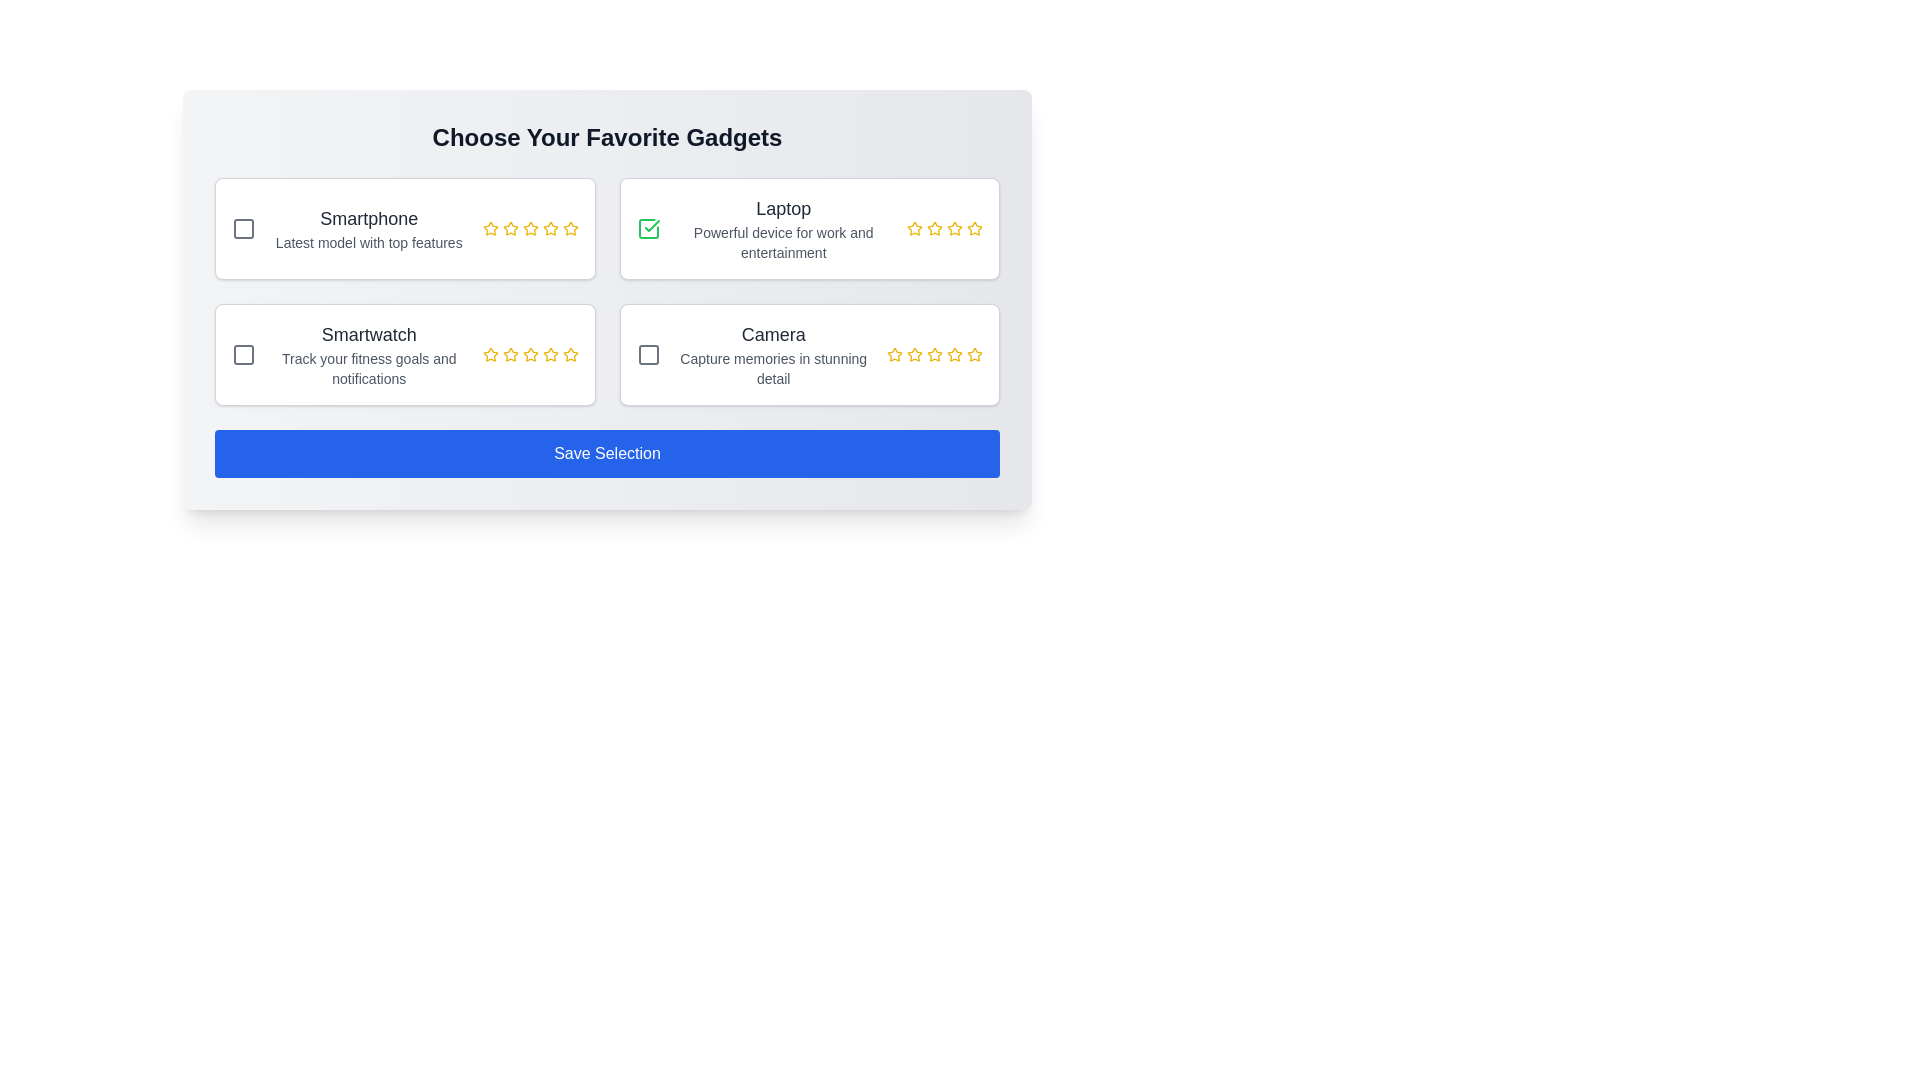  I want to click on the Text Label that displays 'Laptop', which is styled with a larger, bold font and dark gray color, located in the upper-right segment of the interface, so click(782, 208).